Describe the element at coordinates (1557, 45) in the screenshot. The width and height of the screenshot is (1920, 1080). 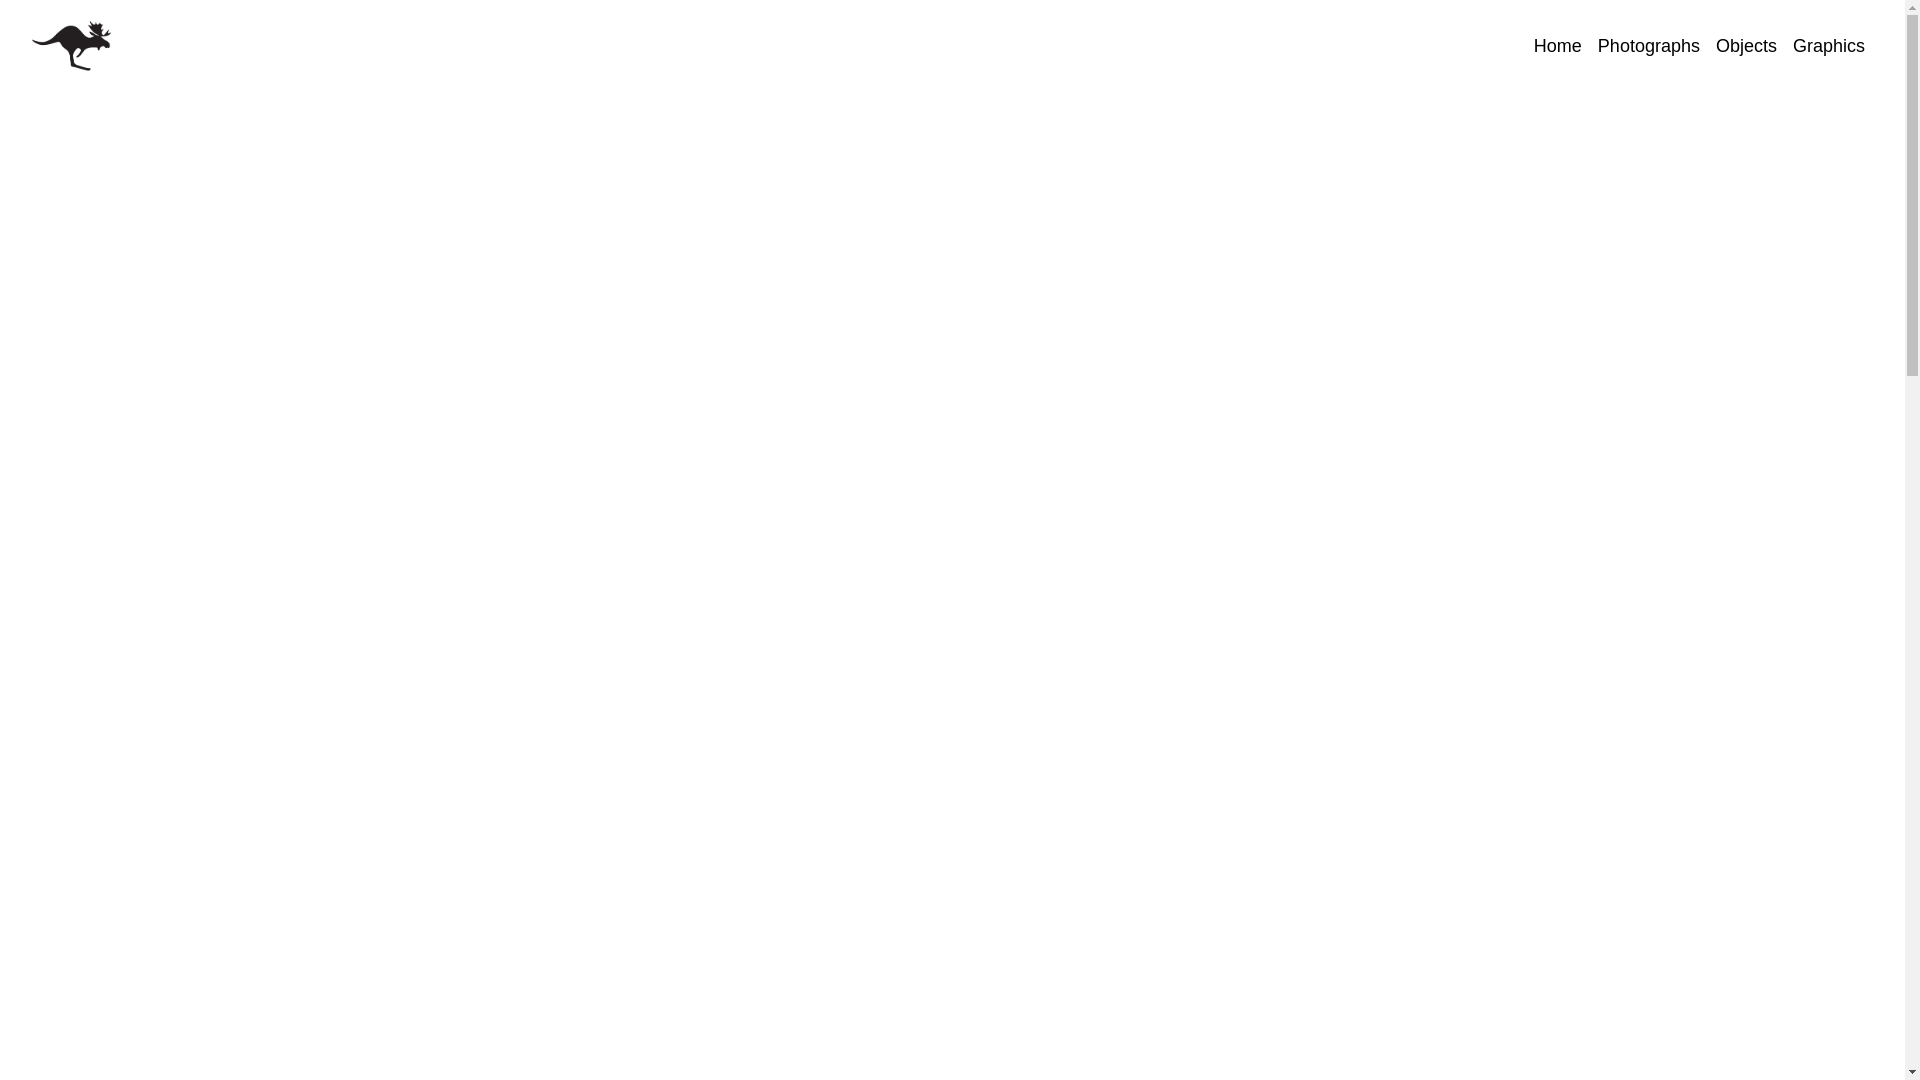
I see `'Home'` at that location.